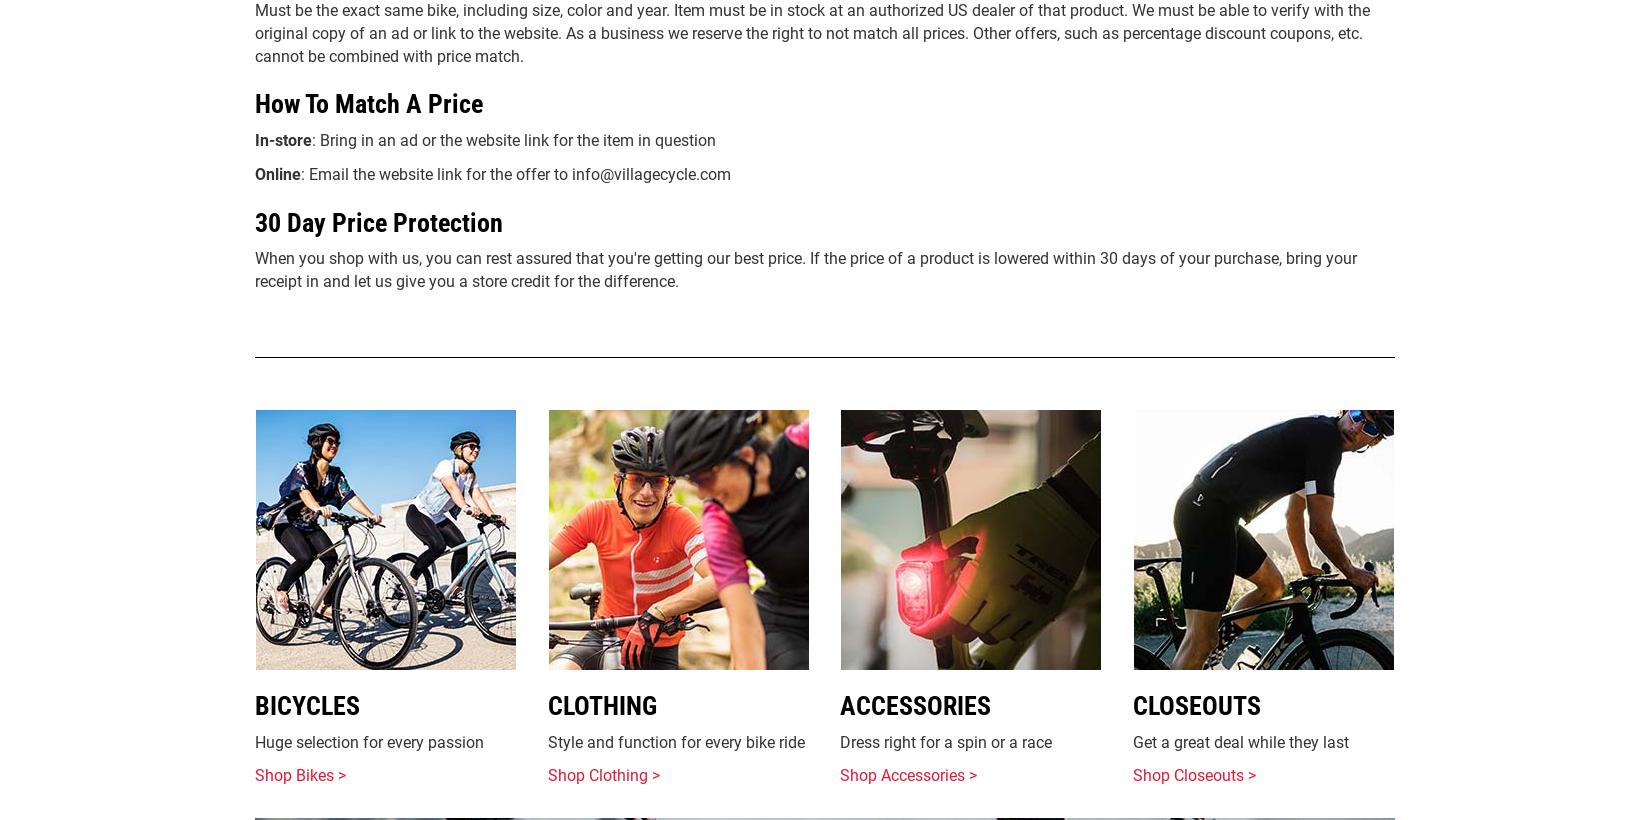 The image size is (1650, 820). I want to click on 'Stems', so click(554, 186).